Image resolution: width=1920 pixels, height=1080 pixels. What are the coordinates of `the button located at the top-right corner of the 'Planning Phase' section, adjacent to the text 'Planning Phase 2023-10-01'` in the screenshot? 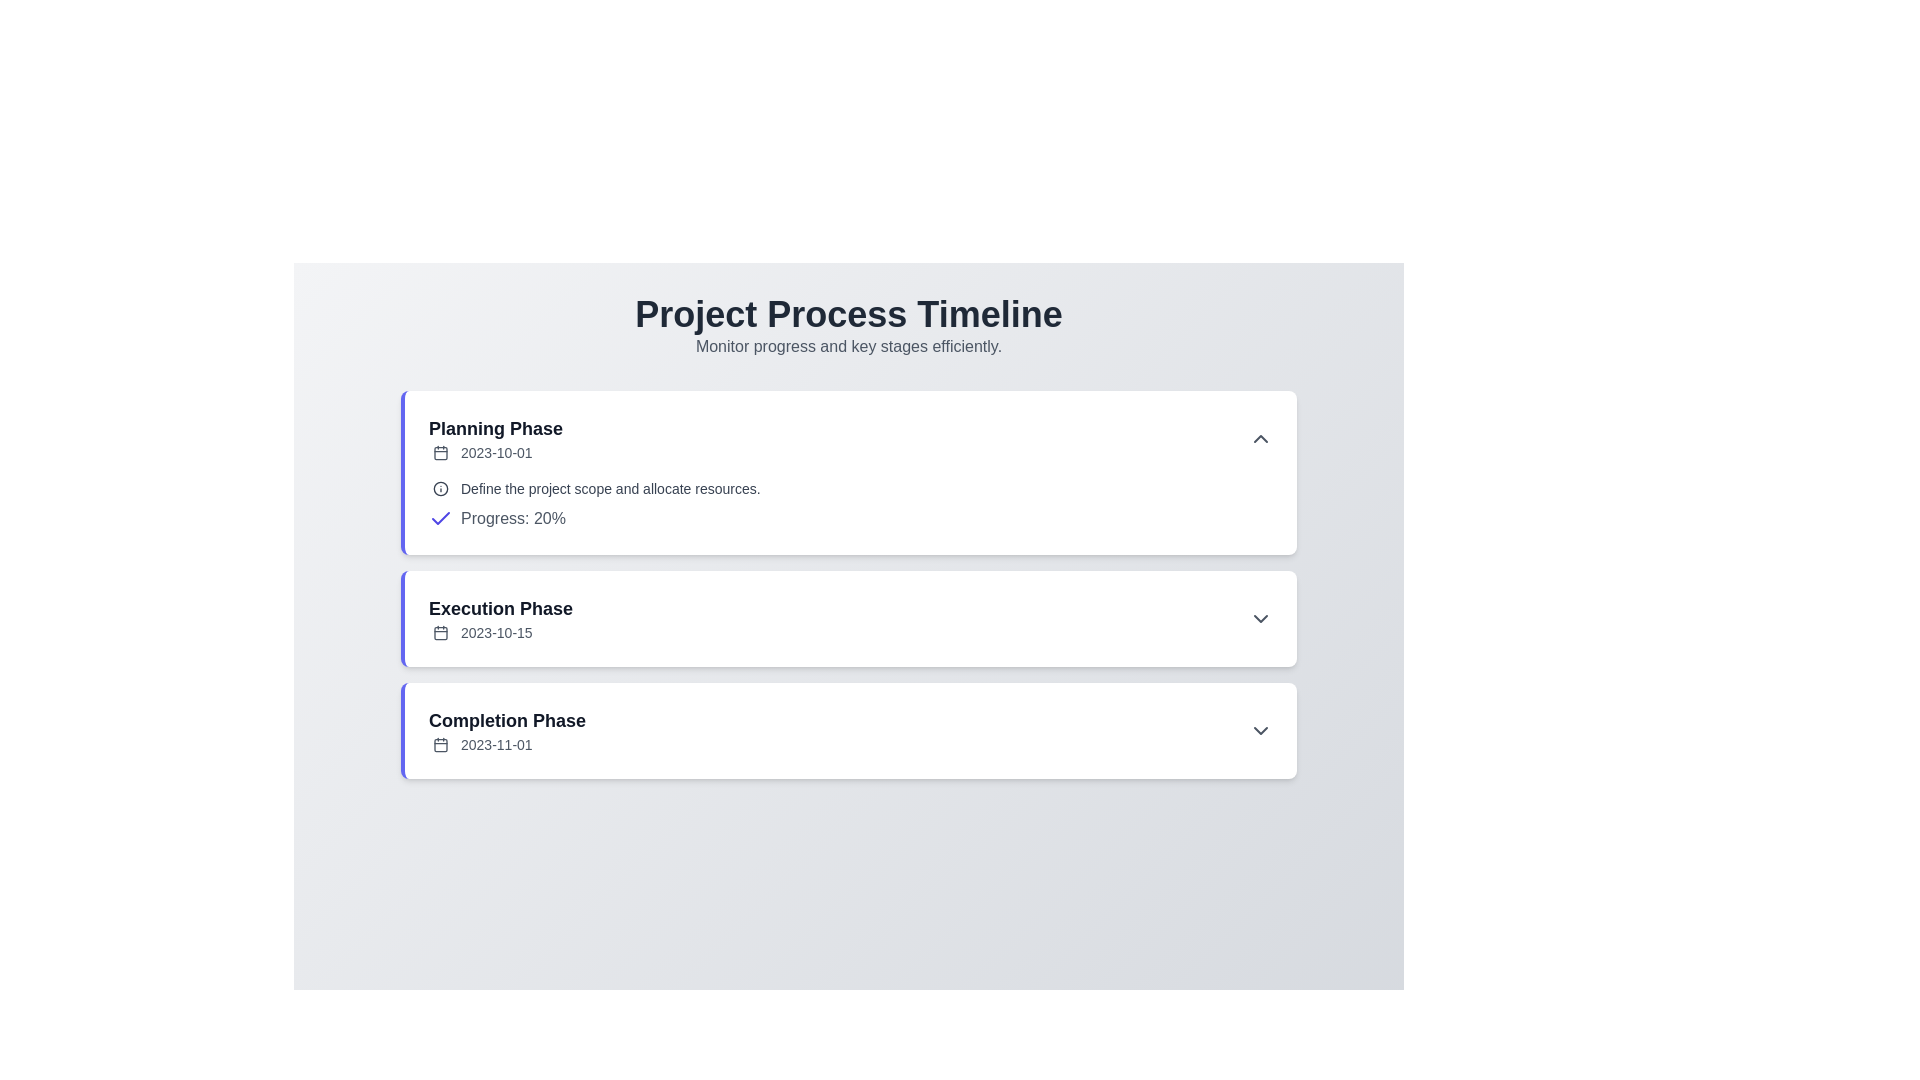 It's located at (1260, 438).